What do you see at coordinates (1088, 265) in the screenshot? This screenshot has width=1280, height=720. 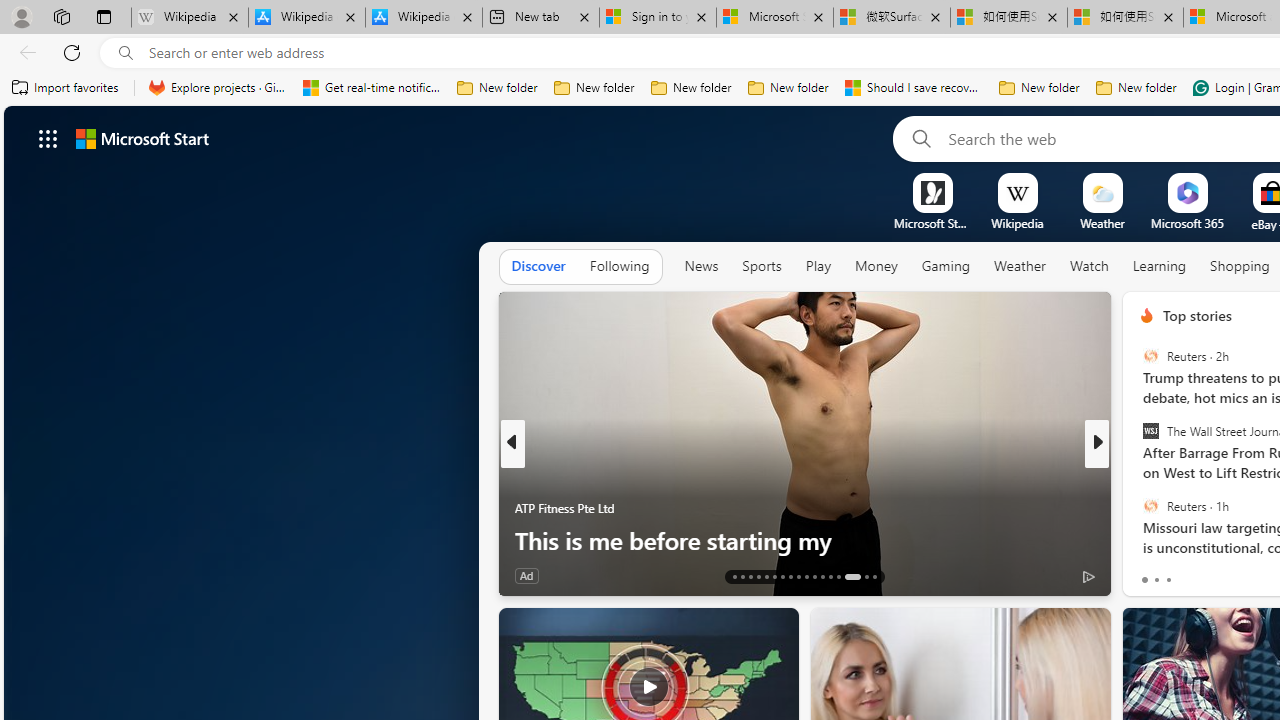 I see `'Watch'` at bounding box center [1088, 265].